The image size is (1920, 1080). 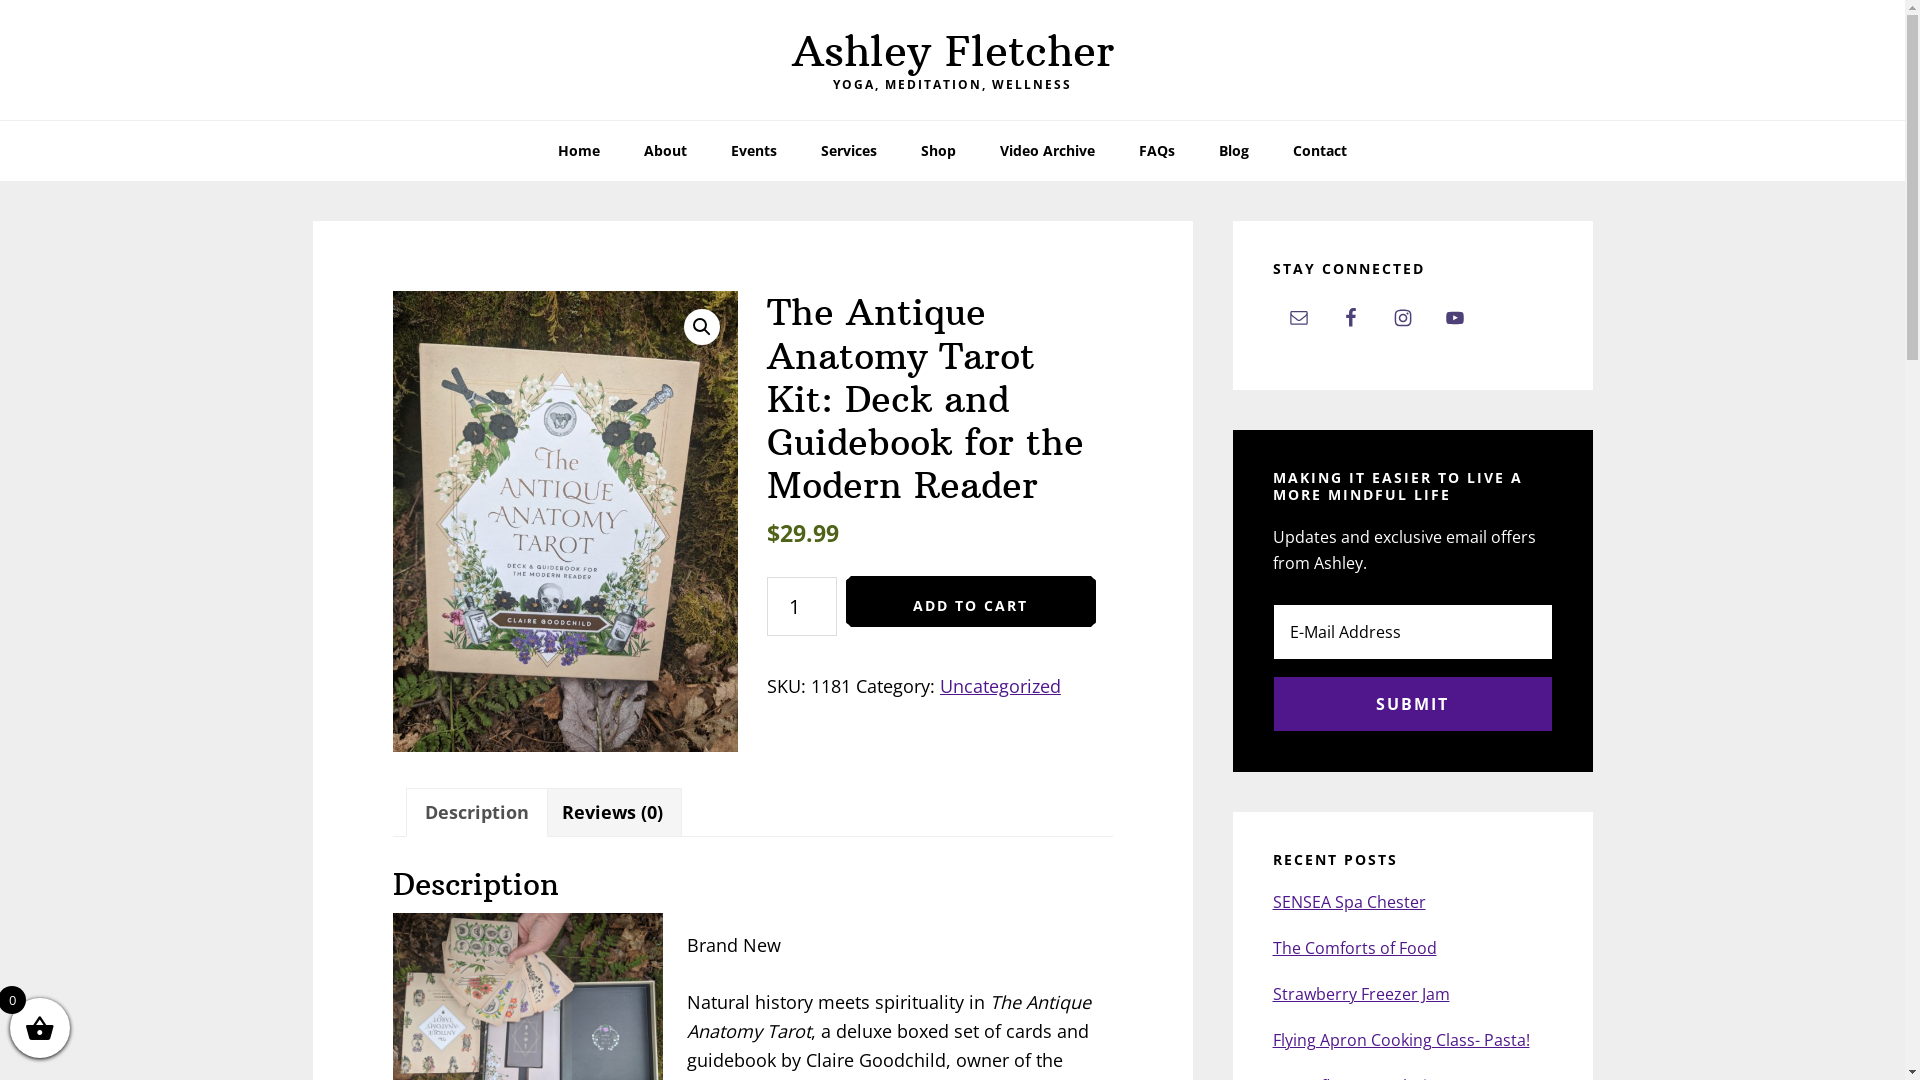 I want to click on 'Video Archive', so click(x=1046, y=149).